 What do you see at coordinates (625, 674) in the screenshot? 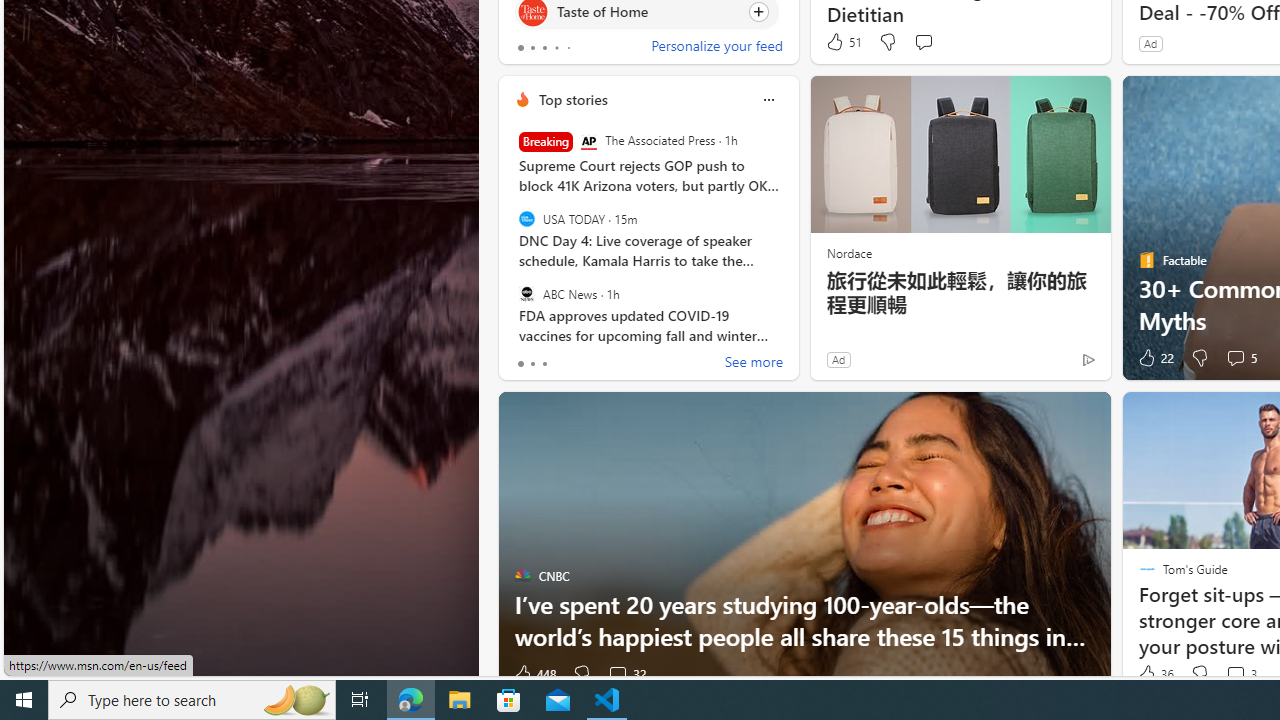
I see `'View comments 32 Comment'` at bounding box center [625, 674].